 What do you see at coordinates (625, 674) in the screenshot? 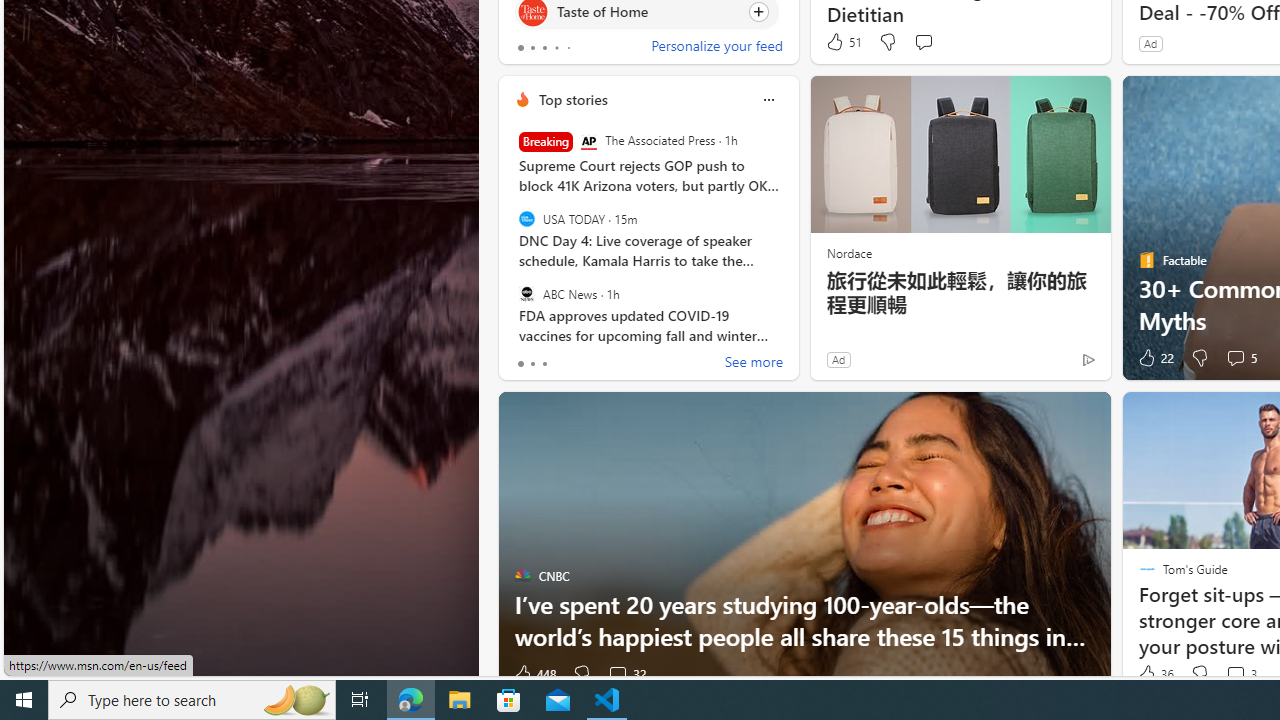
I see `'View comments 32 Comment'` at bounding box center [625, 674].